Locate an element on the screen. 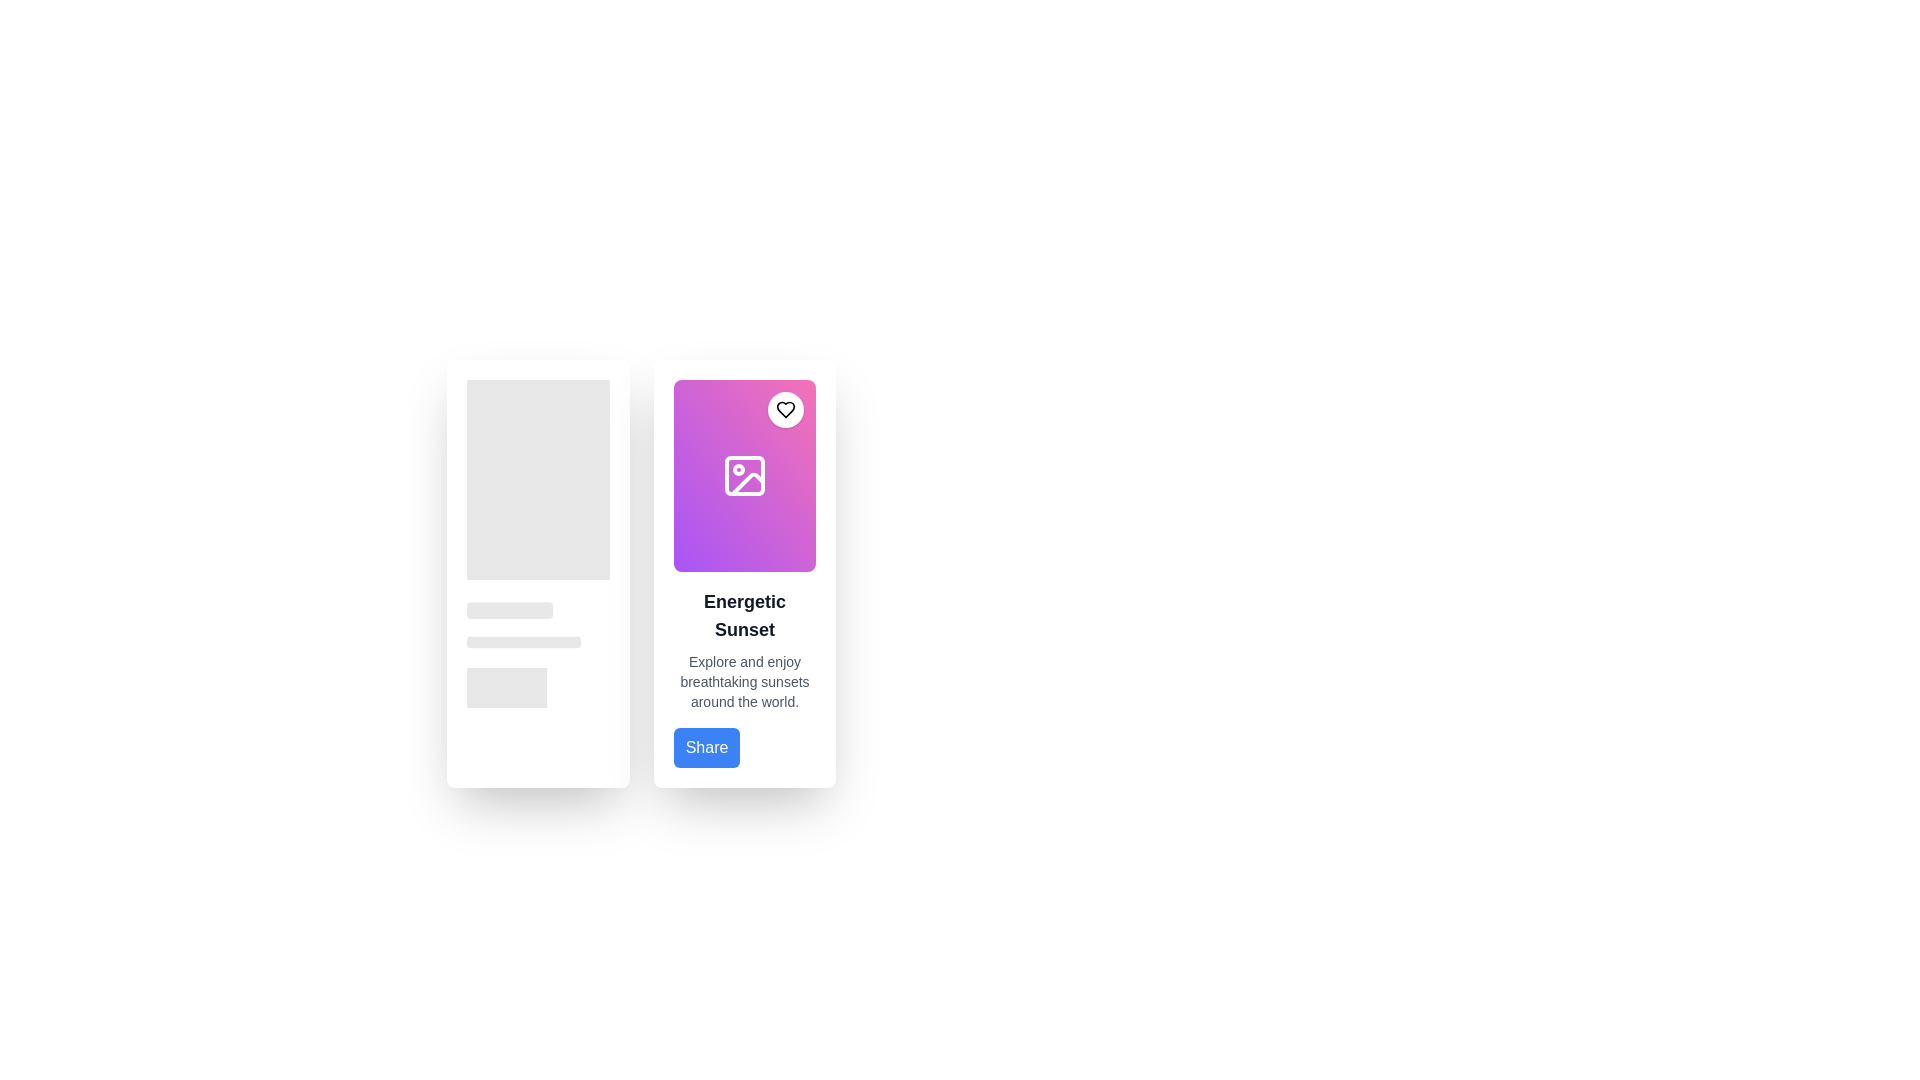  image section of the Content Card showcasing 'Energetic Sunset', which is visually distinct with a purple gradient and located centrally in the interface is located at coordinates (743, 574).